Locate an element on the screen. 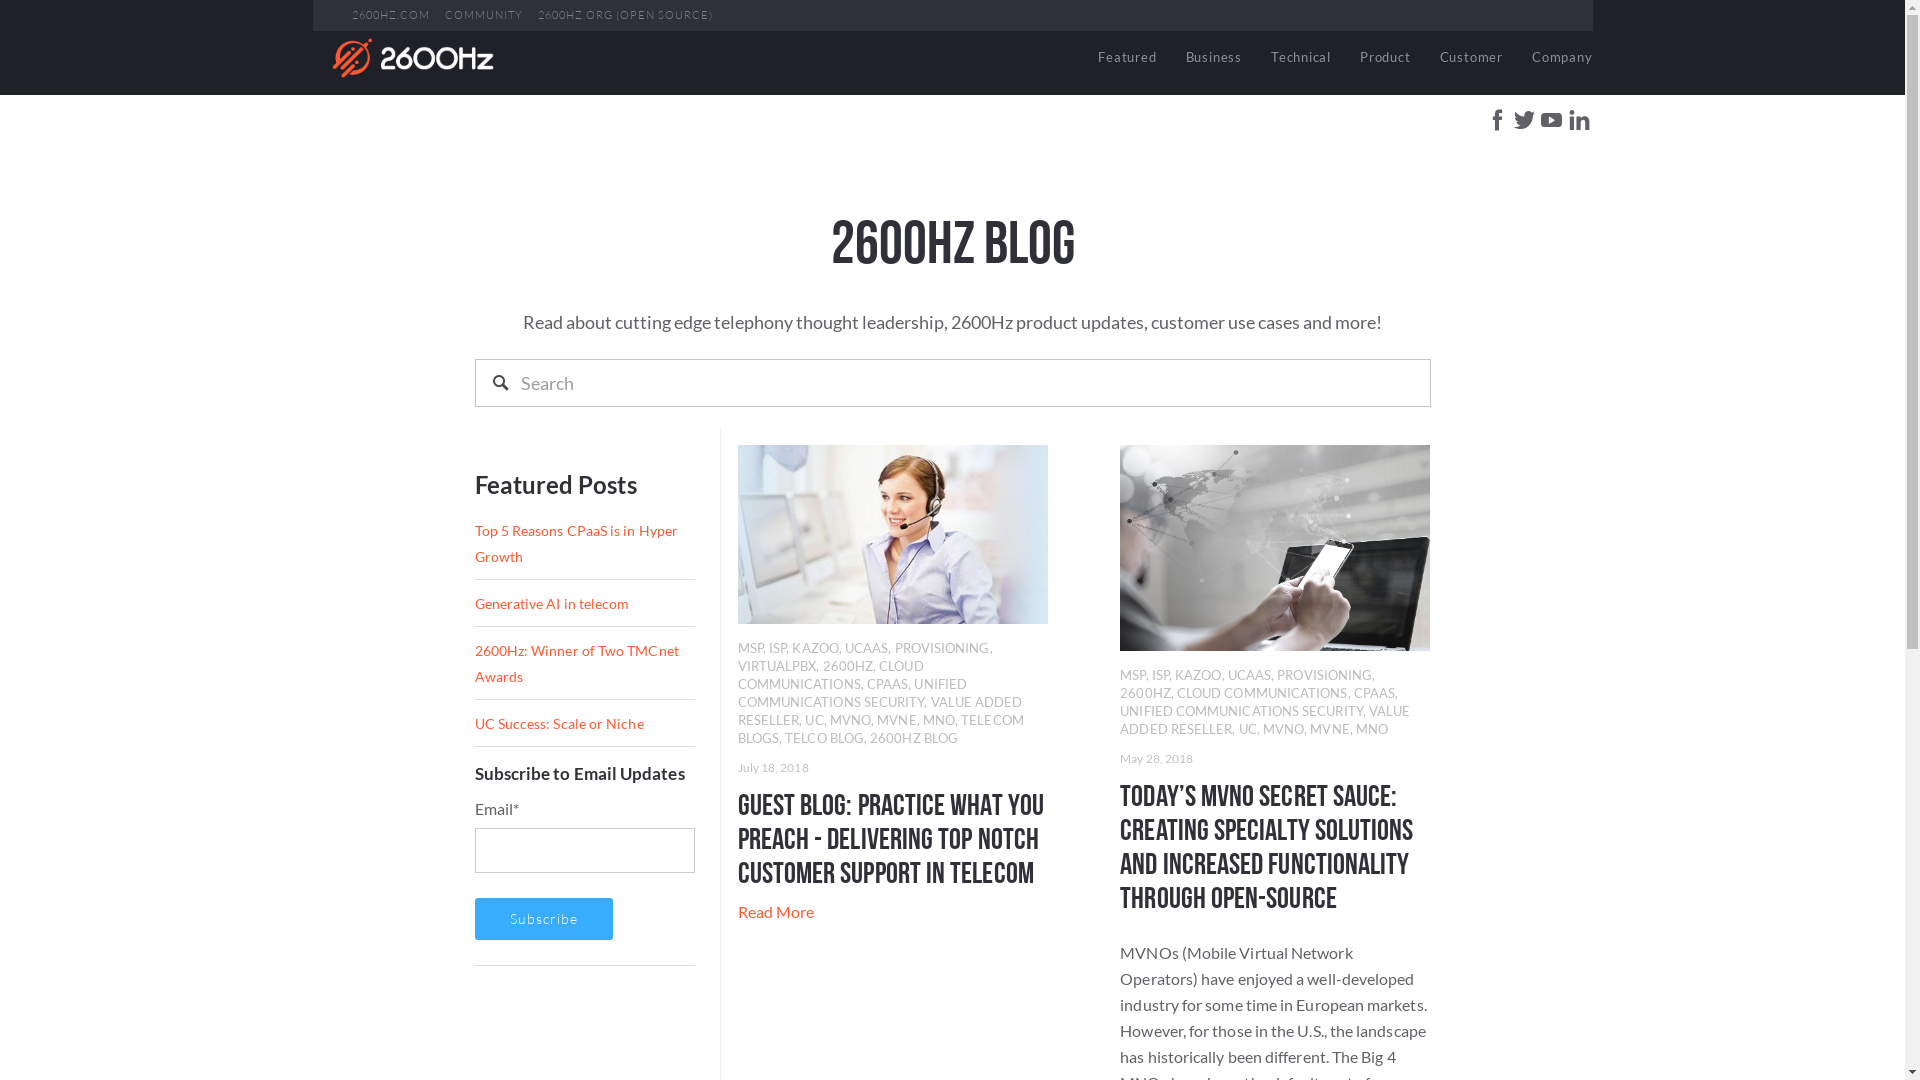 Image resolution: width=1920 pixels, height=1080 pixels. '2600HZ.ORG (OPEN SOURCE)' is located at coordinates (624, 15).